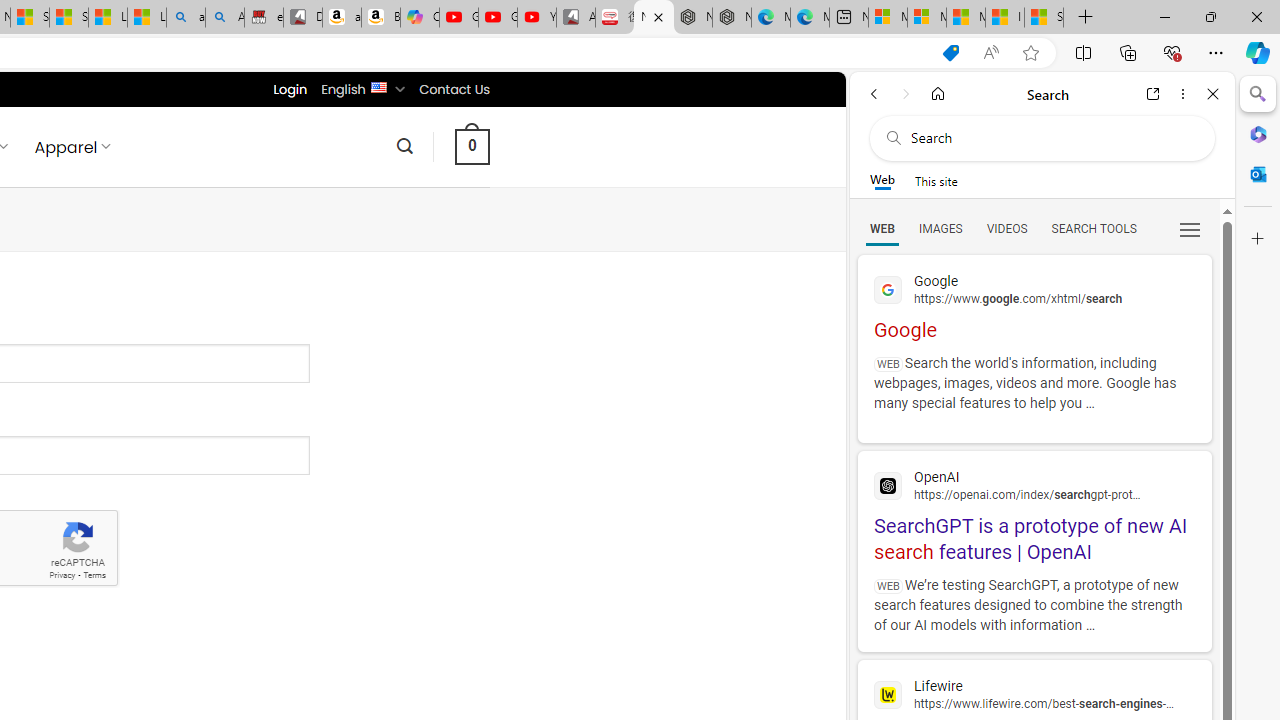  Describe the element at coordinates (939, 227) in the screenshot. I see `'IMAGES'` at that location.